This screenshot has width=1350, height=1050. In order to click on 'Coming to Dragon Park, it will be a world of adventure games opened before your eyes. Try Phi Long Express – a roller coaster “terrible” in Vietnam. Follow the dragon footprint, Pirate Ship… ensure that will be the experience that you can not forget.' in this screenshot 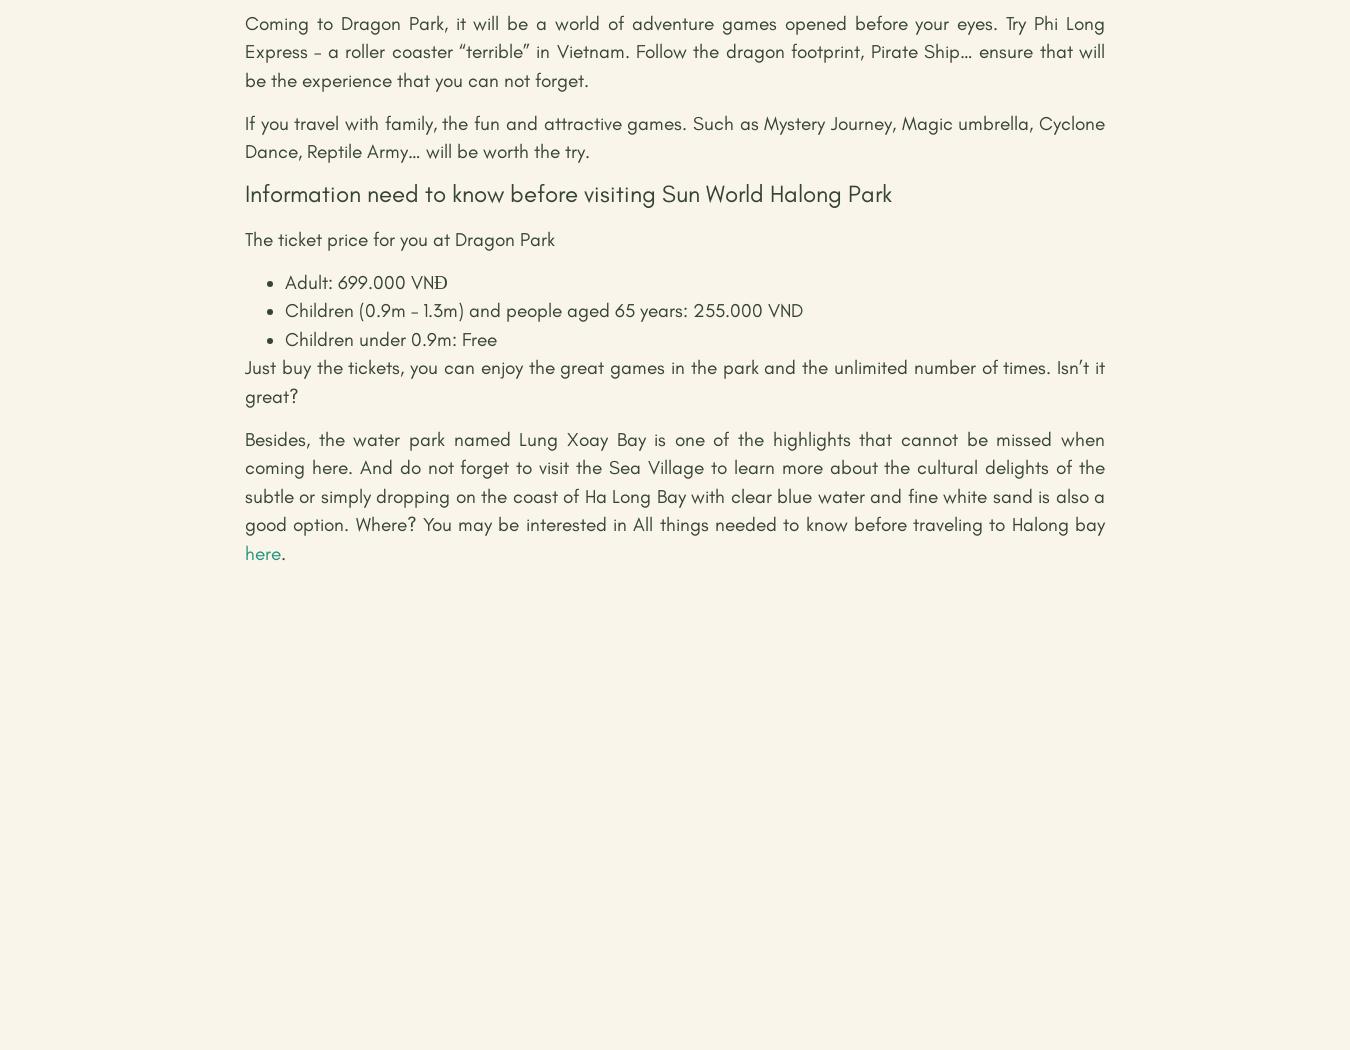, I will do `click(675, 50)`.